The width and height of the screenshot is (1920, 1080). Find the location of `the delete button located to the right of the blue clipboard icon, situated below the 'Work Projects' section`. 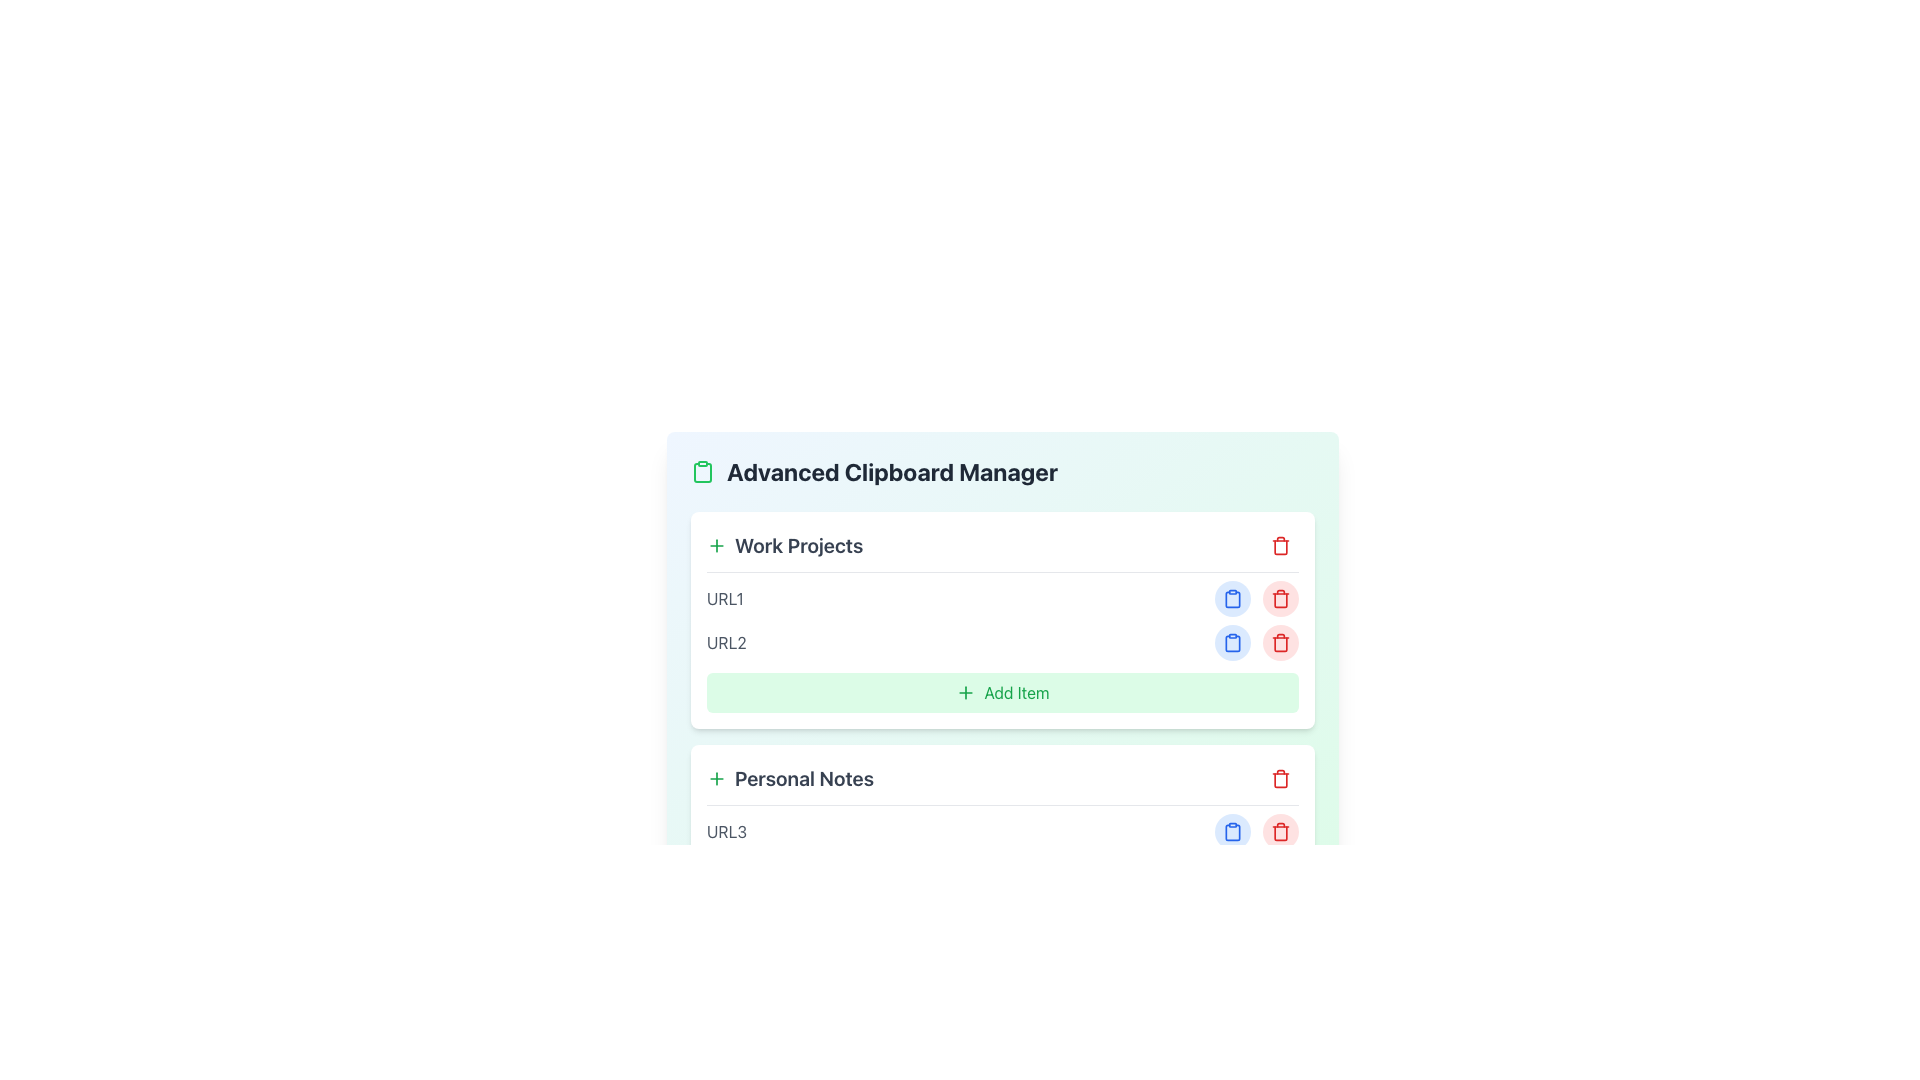

the delete button located to the right of the blue clipboard icon, situated below the 'Work Projects' section is located at coordinates (1281, 597).